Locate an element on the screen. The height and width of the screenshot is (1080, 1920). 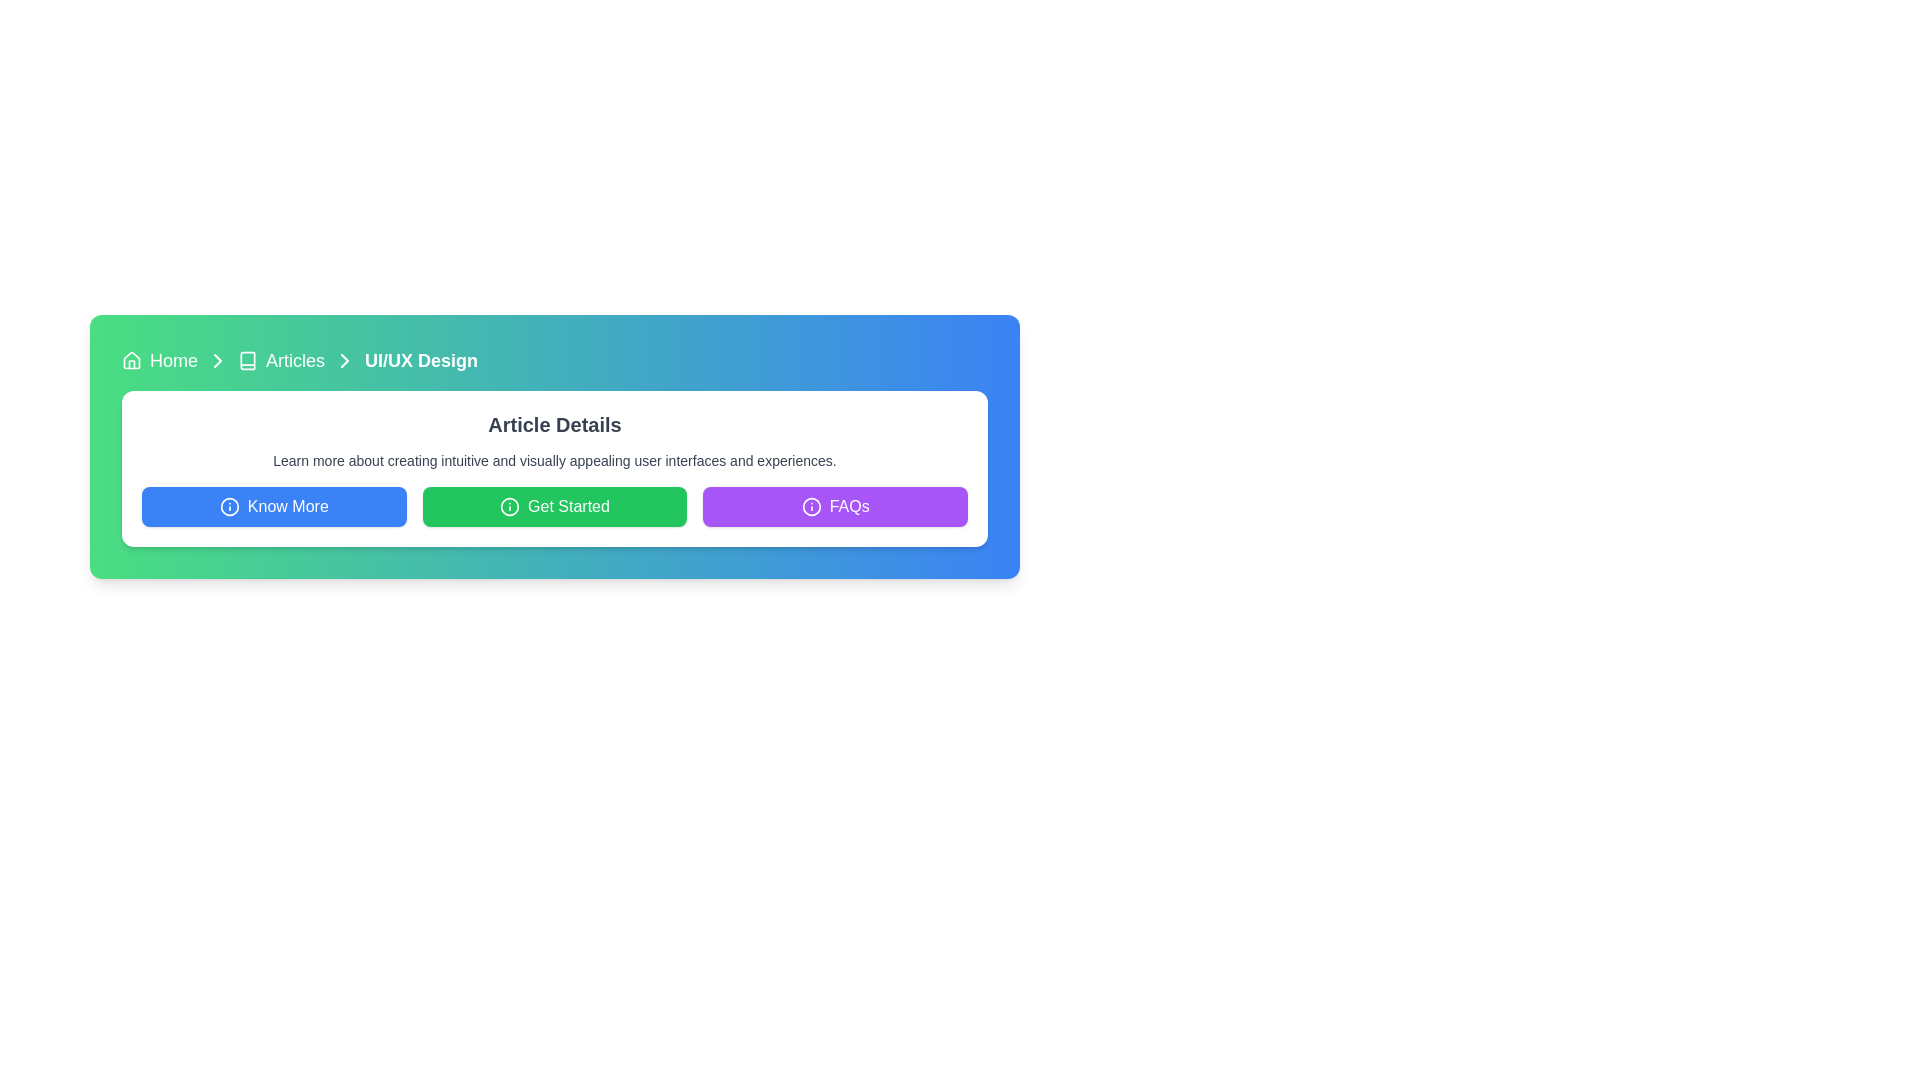
the right-facing chevron icon with a white outline on a green background, which is the third separator in the breadcrumb navigation between 'Articles' and 'UI/UX Design' is located at coordinates (345, 361).